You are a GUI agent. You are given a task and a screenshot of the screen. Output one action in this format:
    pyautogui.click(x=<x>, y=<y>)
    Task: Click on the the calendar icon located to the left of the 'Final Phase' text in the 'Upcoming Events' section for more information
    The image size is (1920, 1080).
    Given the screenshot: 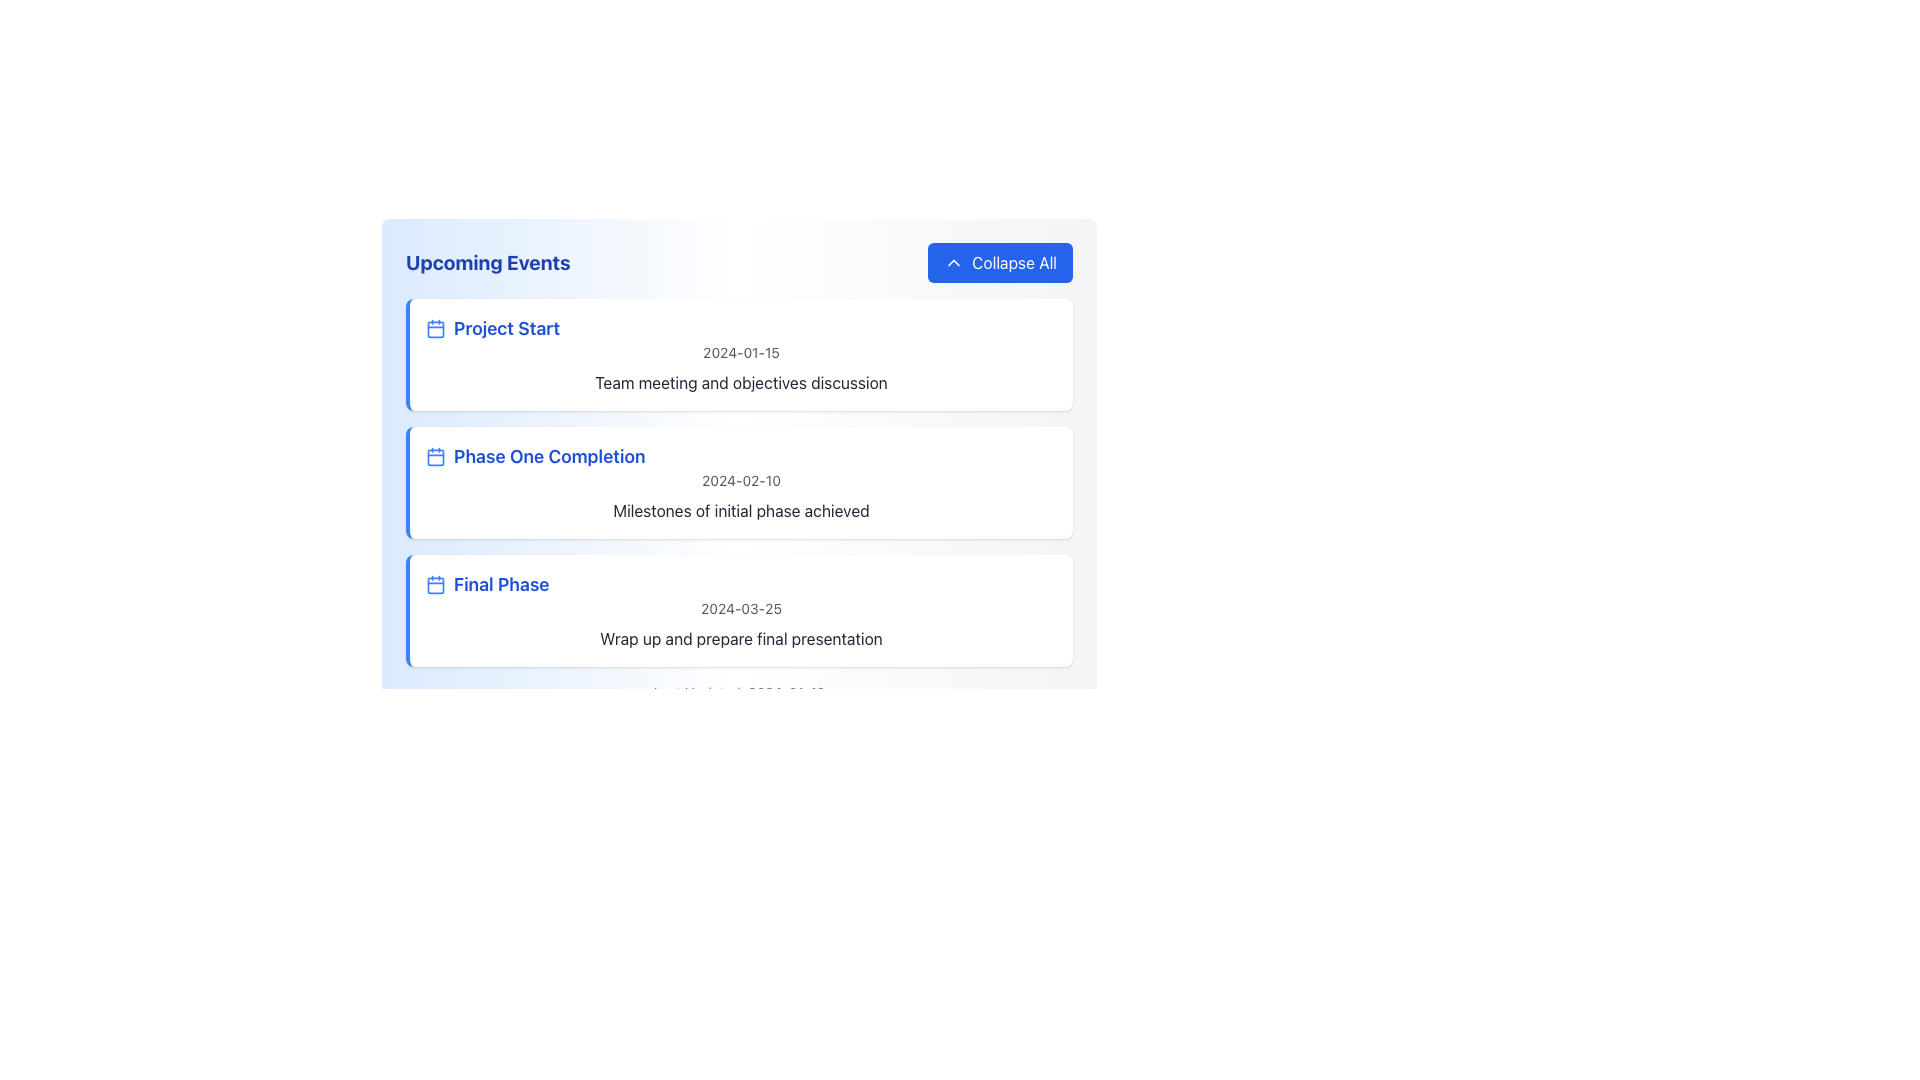 What is the action you would take?
    pyautogui.click(x=435, y=585)
    